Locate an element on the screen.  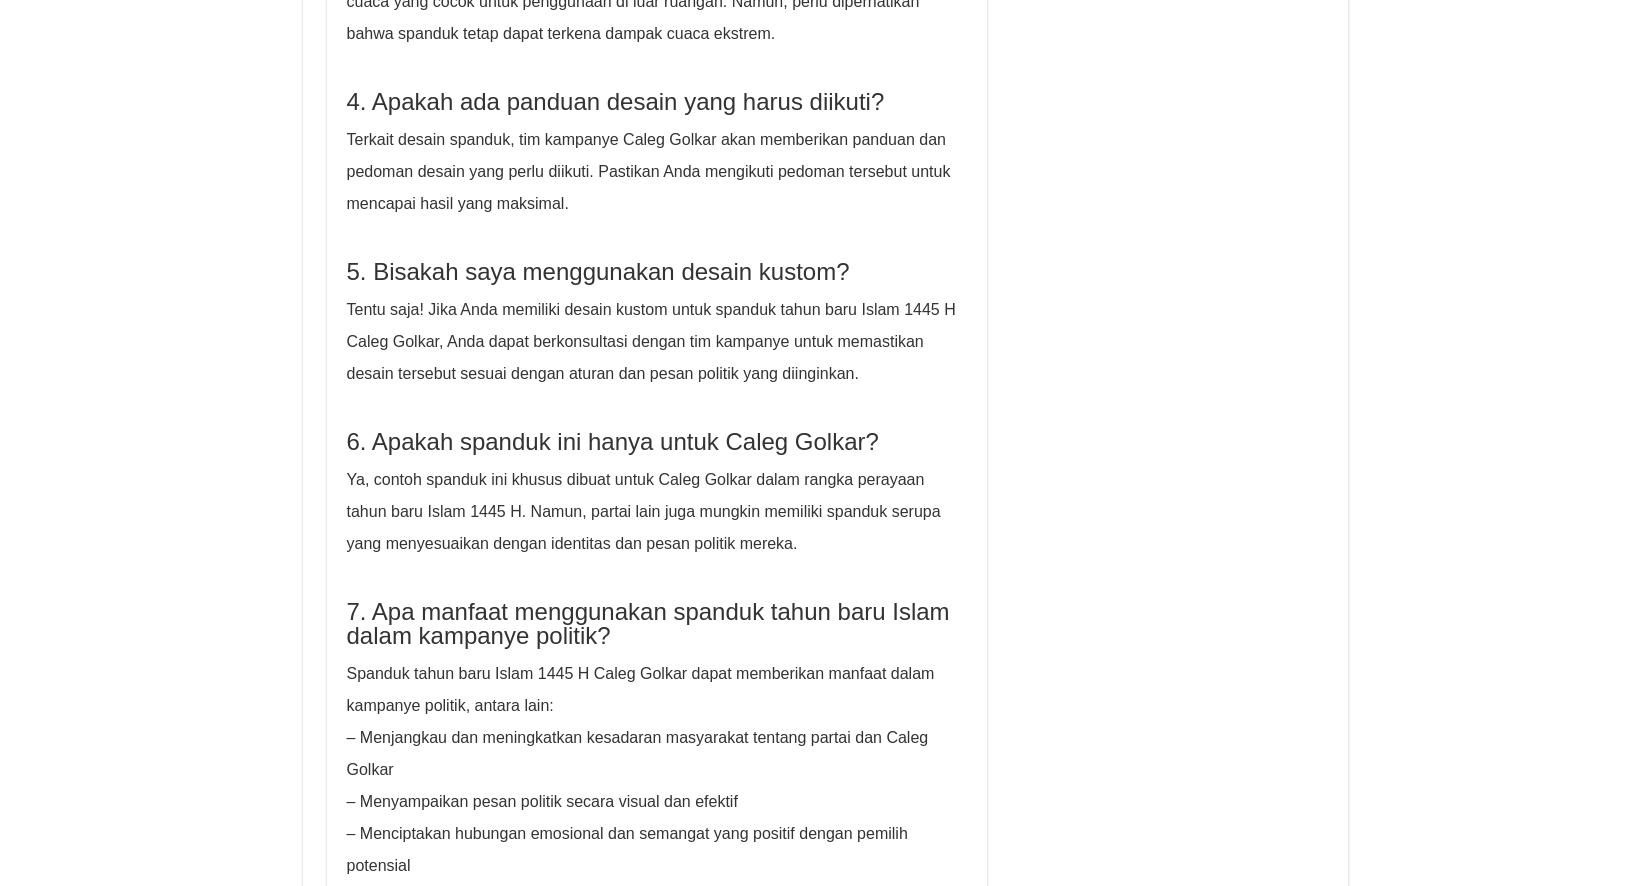
'– Menciptakan hubungan emosional dan semangat yang positif dengan pemilih potensial' is located at coordinates (625, 848).